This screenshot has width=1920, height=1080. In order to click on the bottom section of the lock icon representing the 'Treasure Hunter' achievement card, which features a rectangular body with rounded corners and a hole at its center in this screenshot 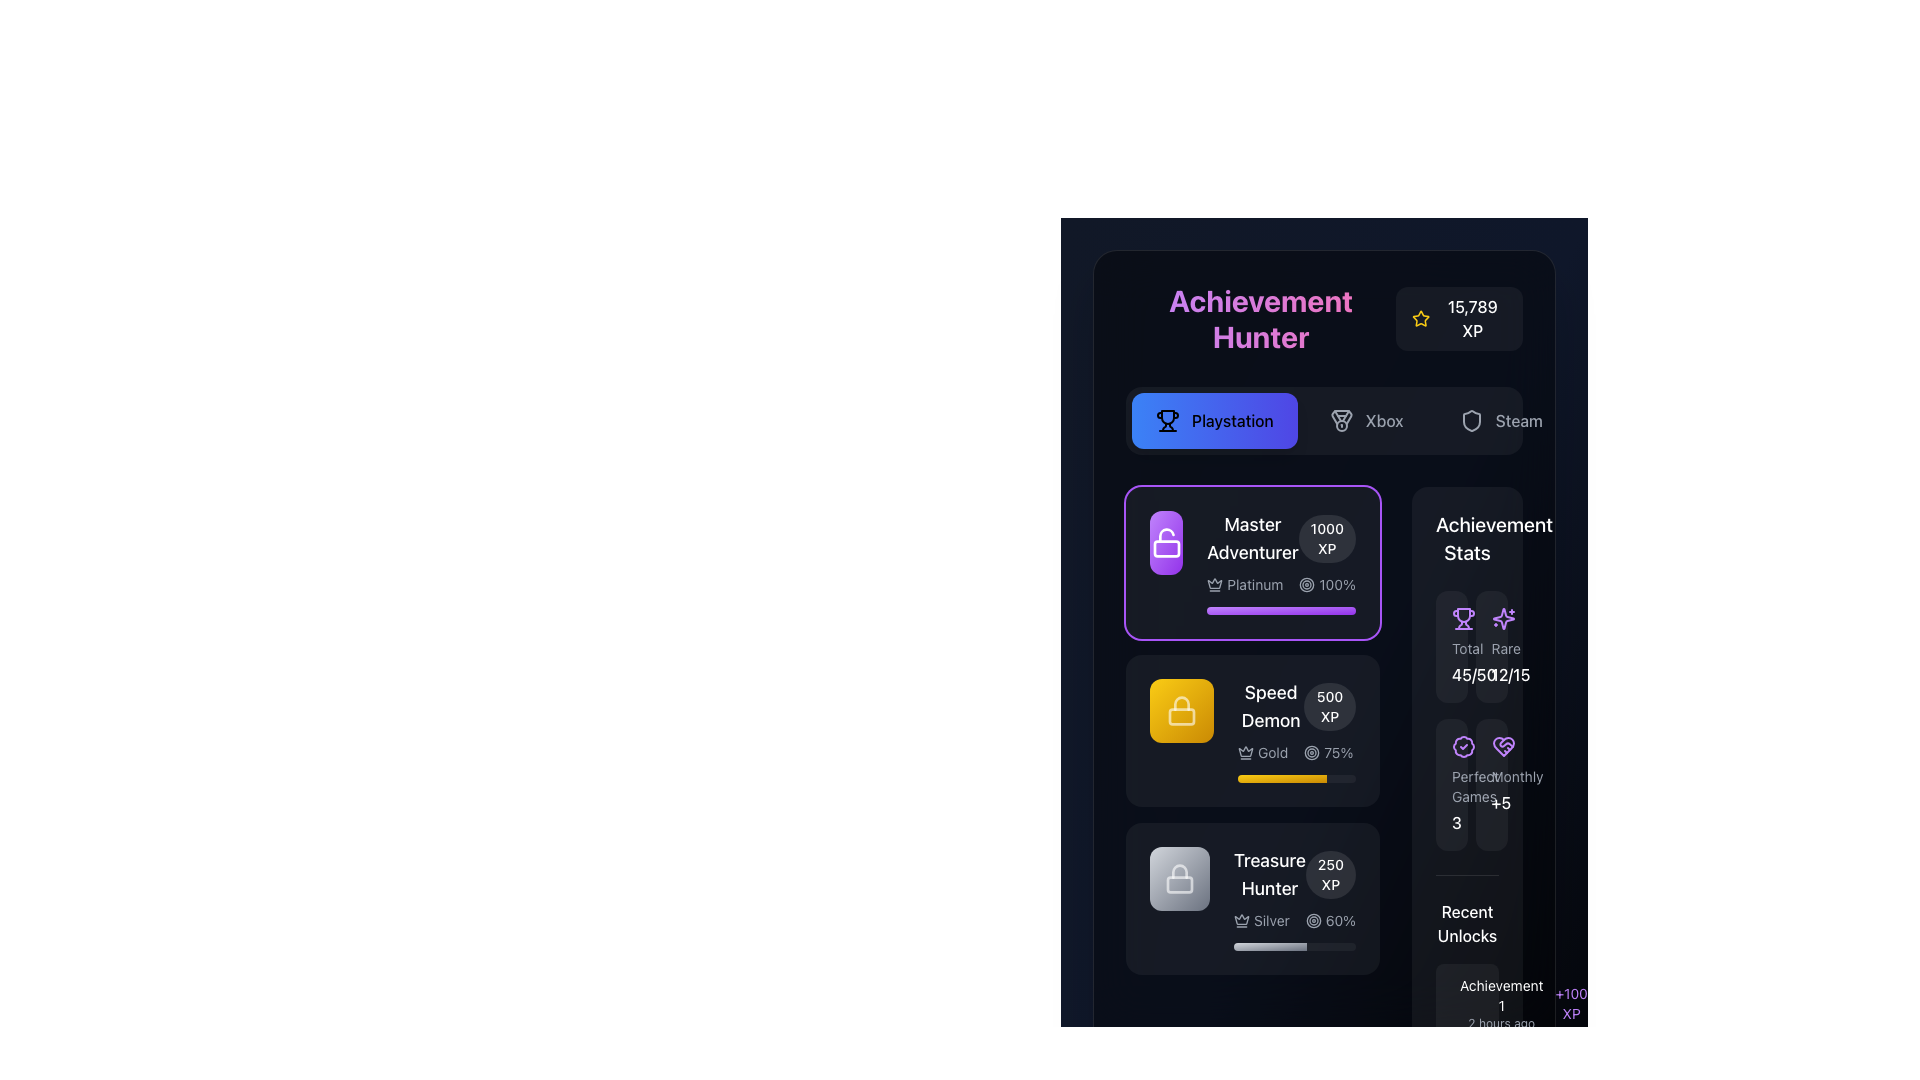, I will do `click(1180, 883)`.